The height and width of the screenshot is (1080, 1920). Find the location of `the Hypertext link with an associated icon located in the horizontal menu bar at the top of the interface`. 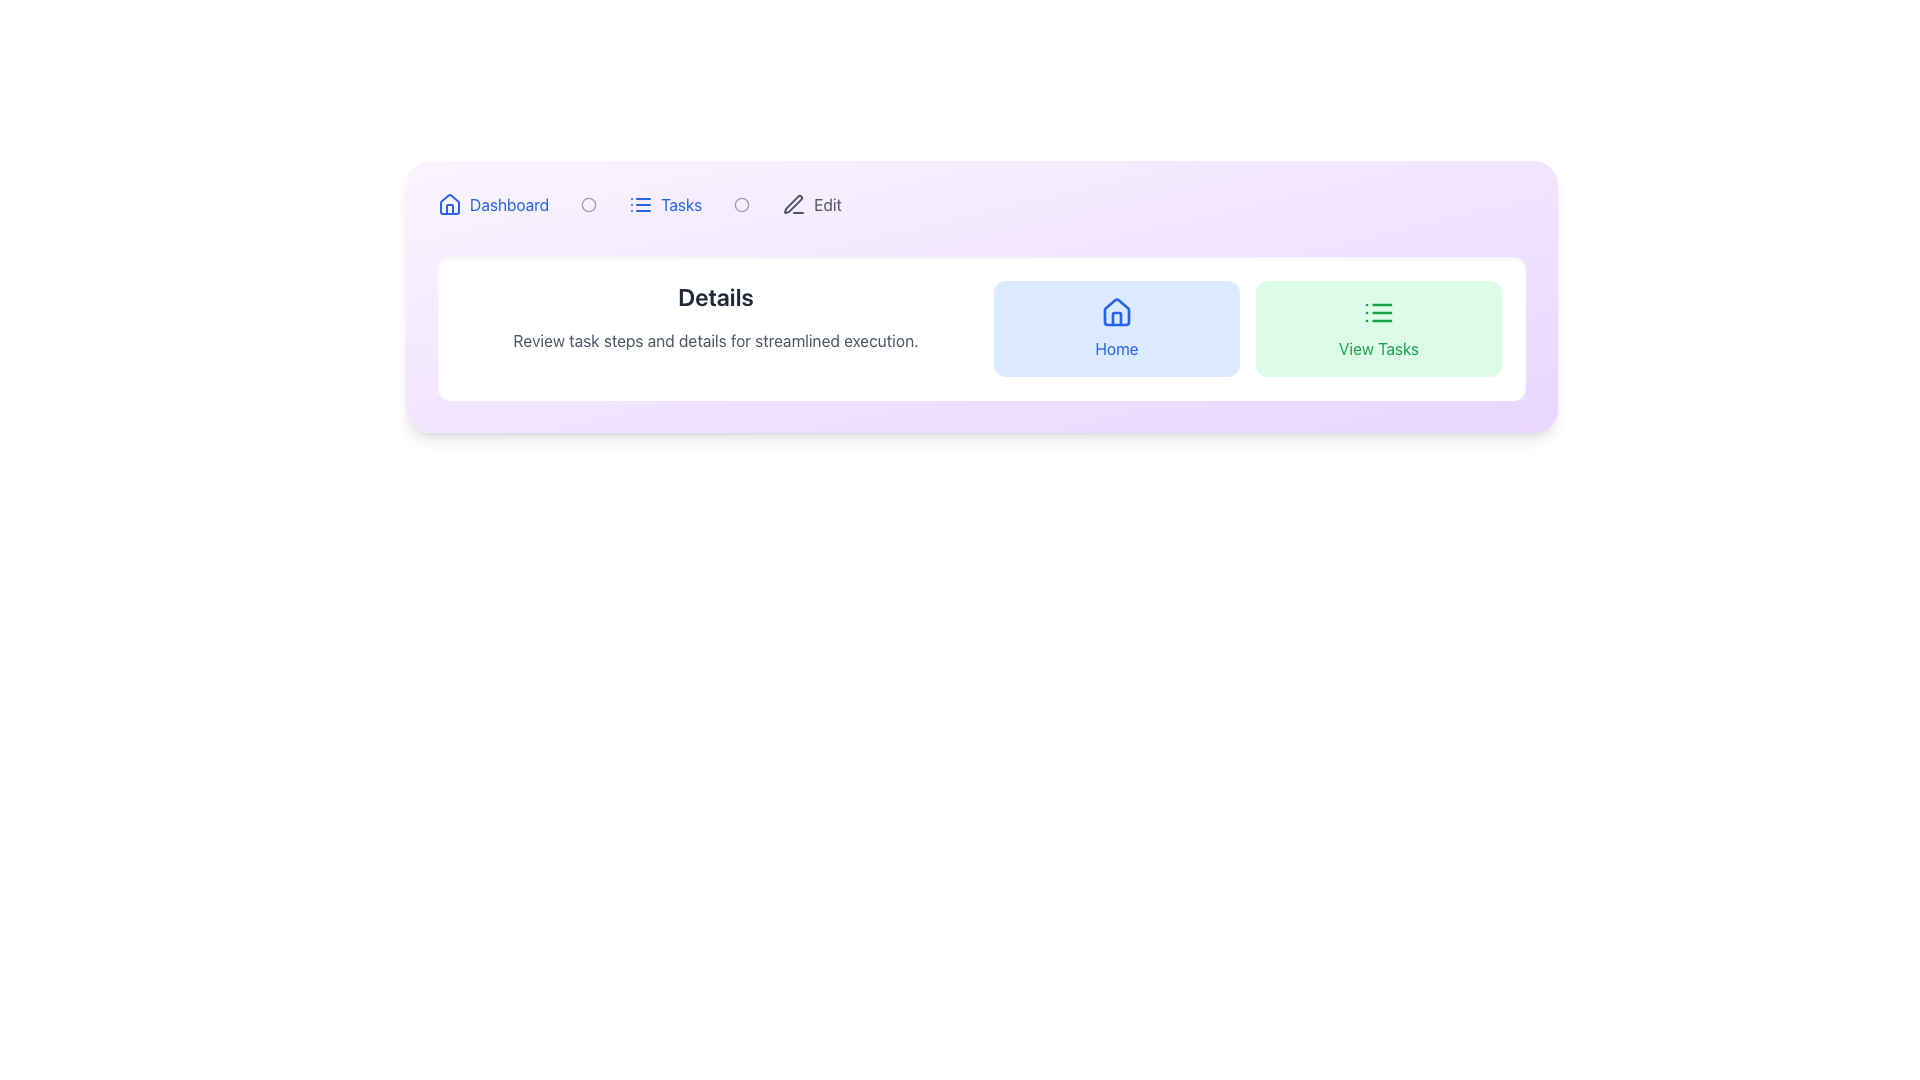

the Hypertext link with an associated icon located in the horizontal menu bar at the top of the interface is located at coordinates (493, 204).